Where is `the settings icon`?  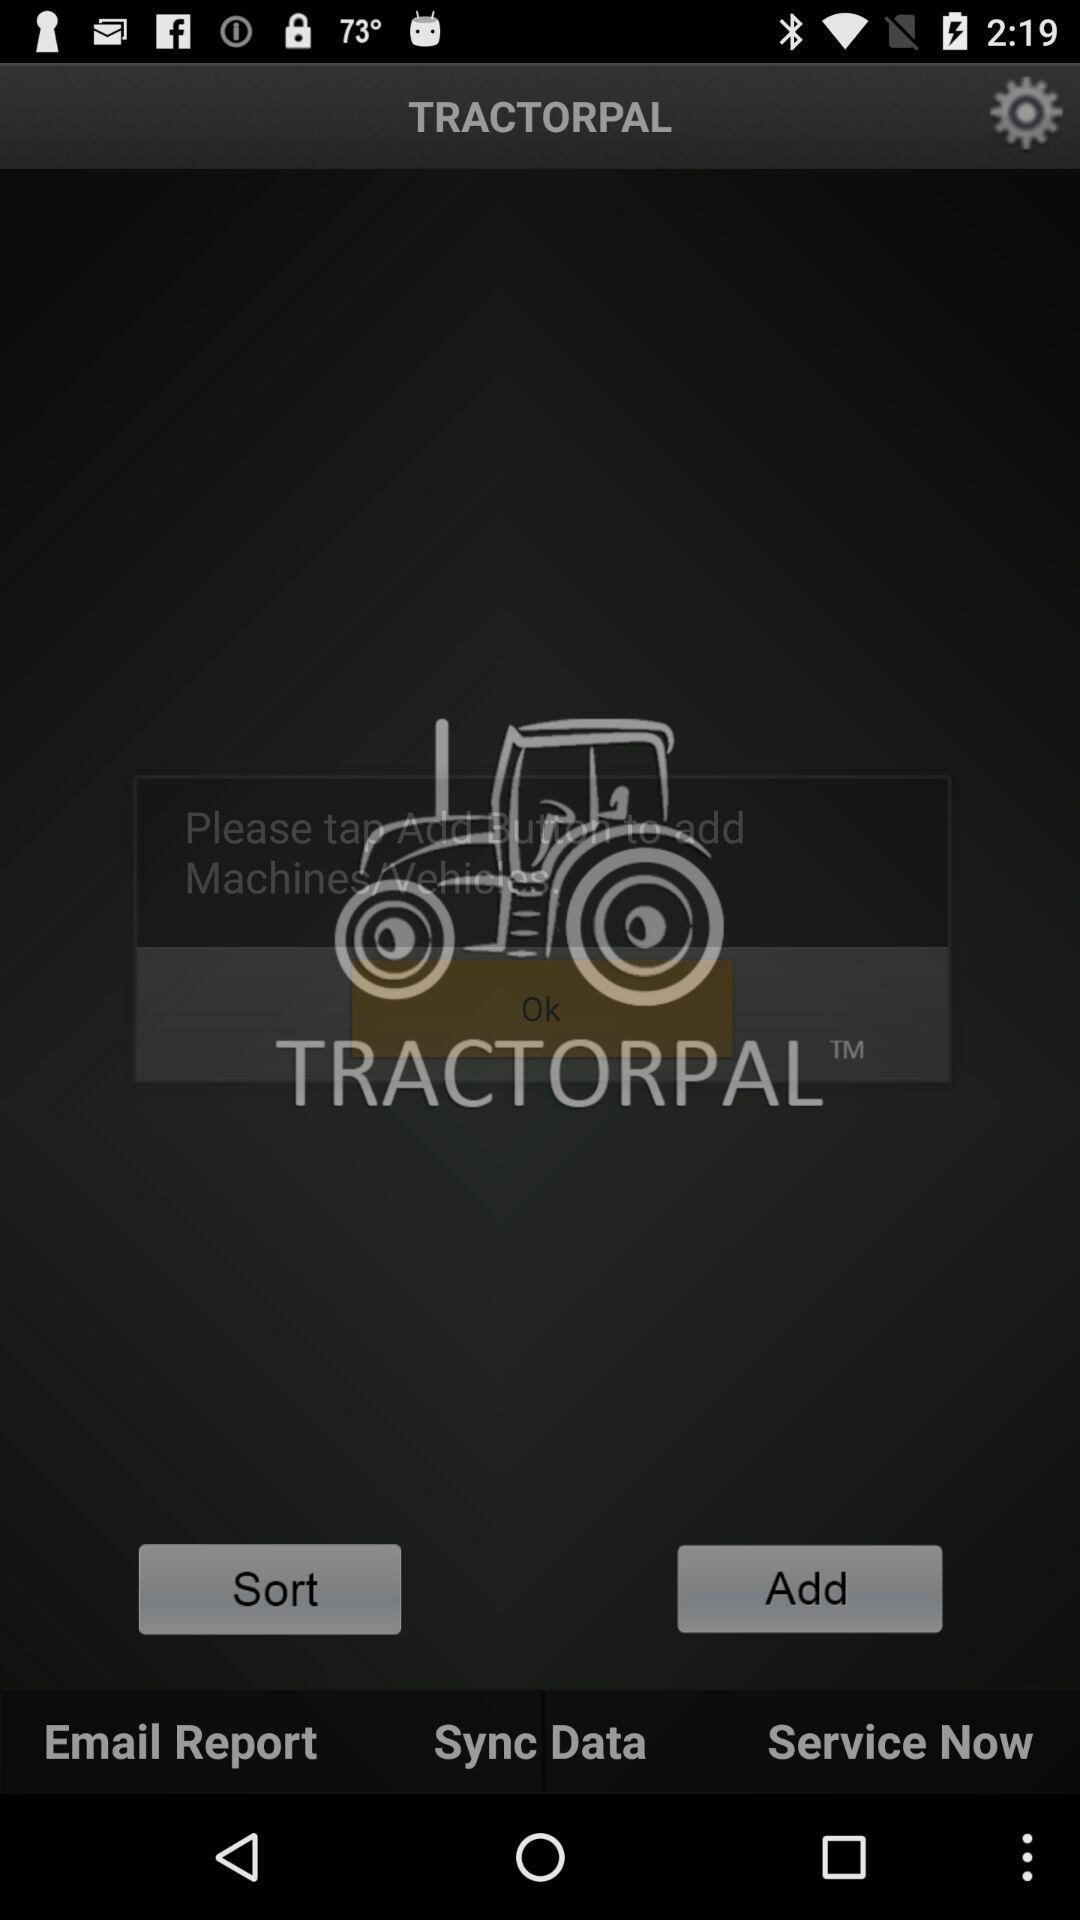
the settings icon is located at coordinates (1027, 123).